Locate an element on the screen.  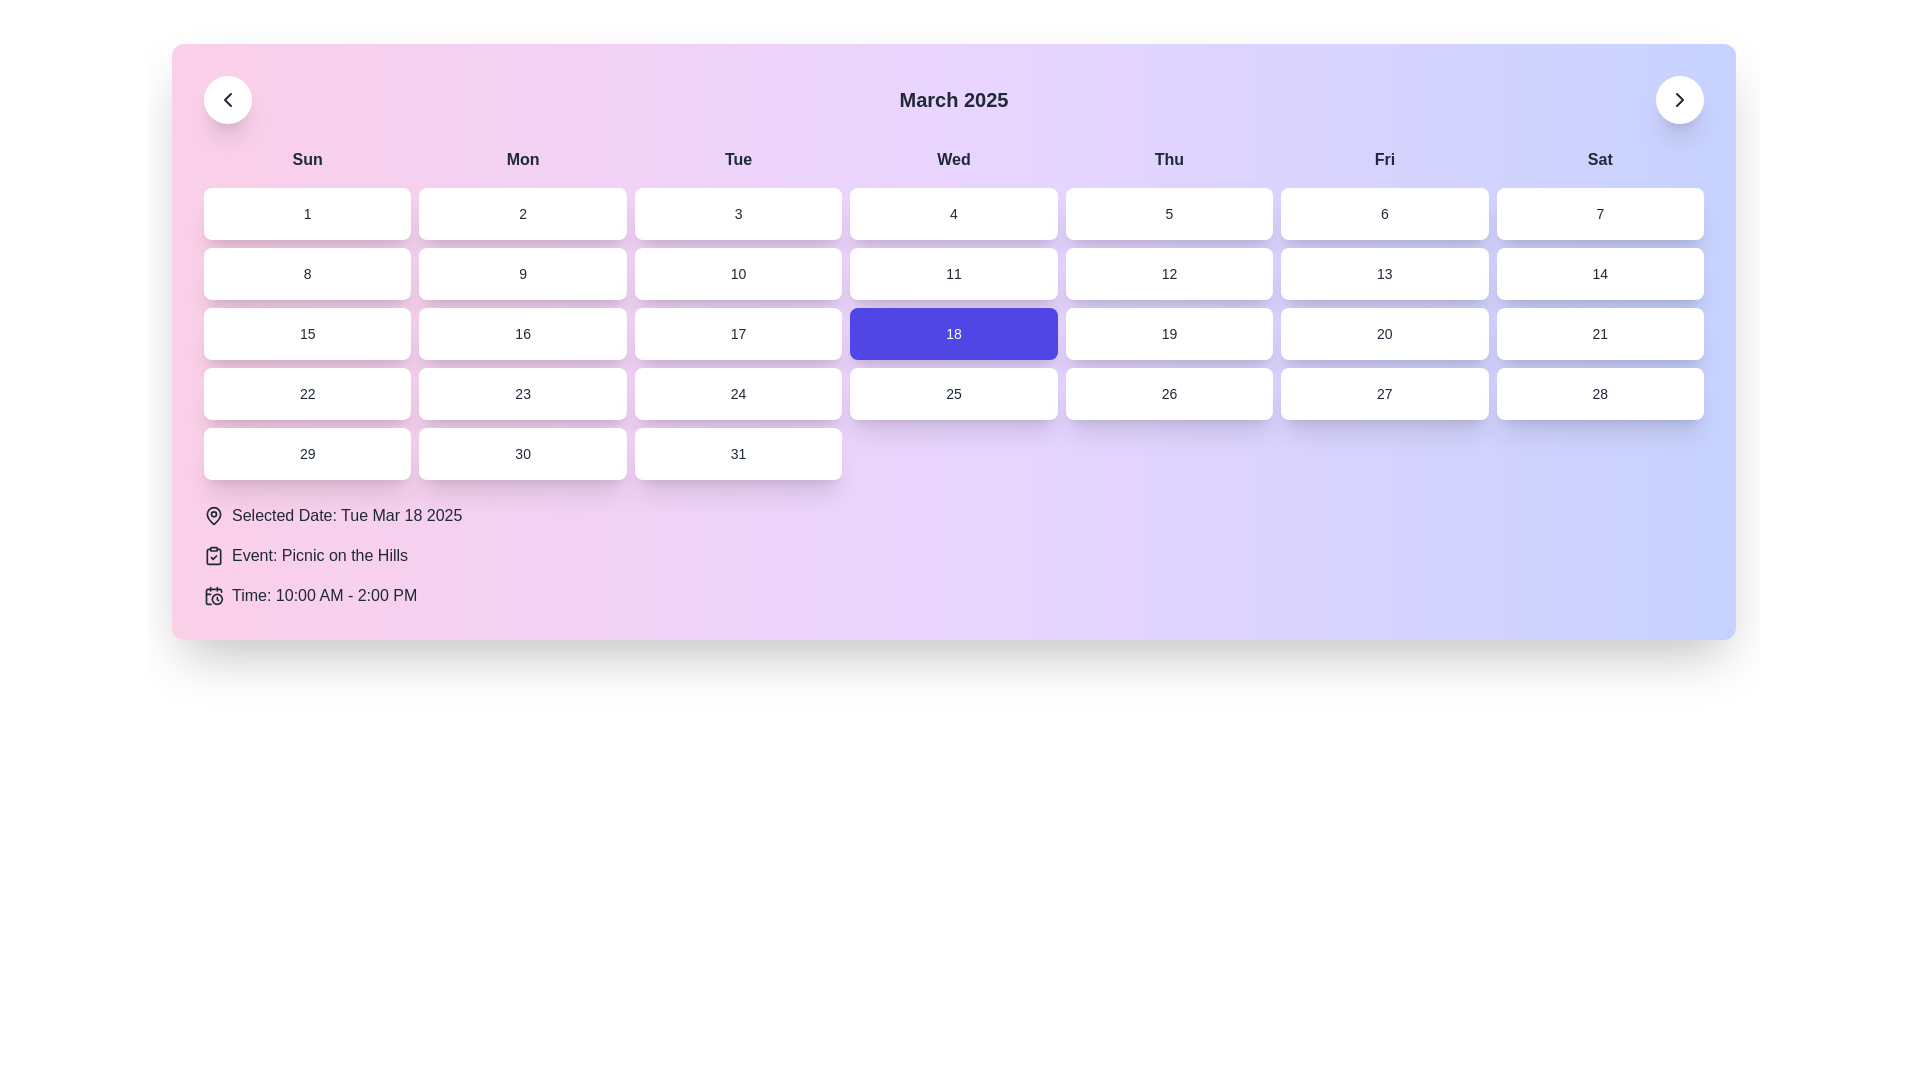
the Interactive calendar day button marked with '9' is located at coordinates (523, 273).